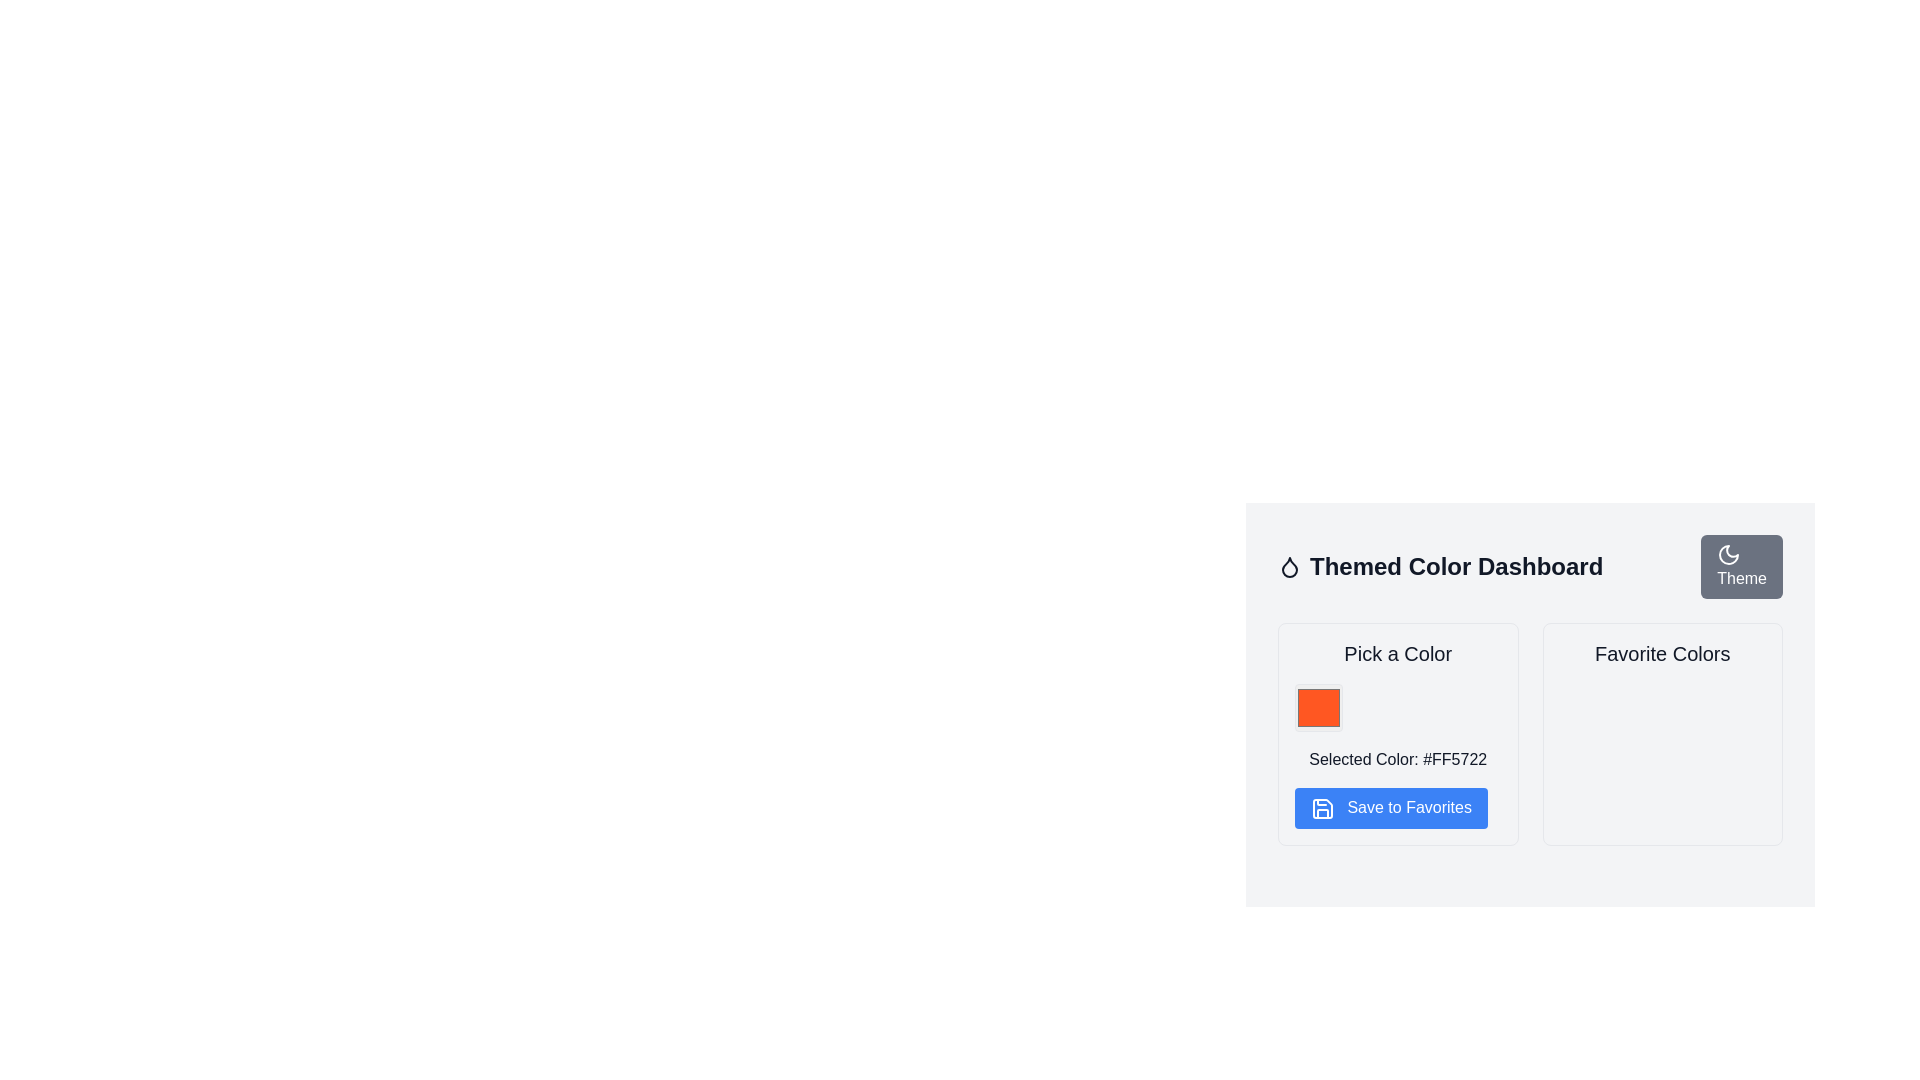 This screenshot has width=1920, height=1080. What do you see at coordinates (1728, 555) in the screenshot?
I see `the crescent moon icon within the 'Theme' button located in the top-right corner of the interface` at bounding box center [1728, 555].